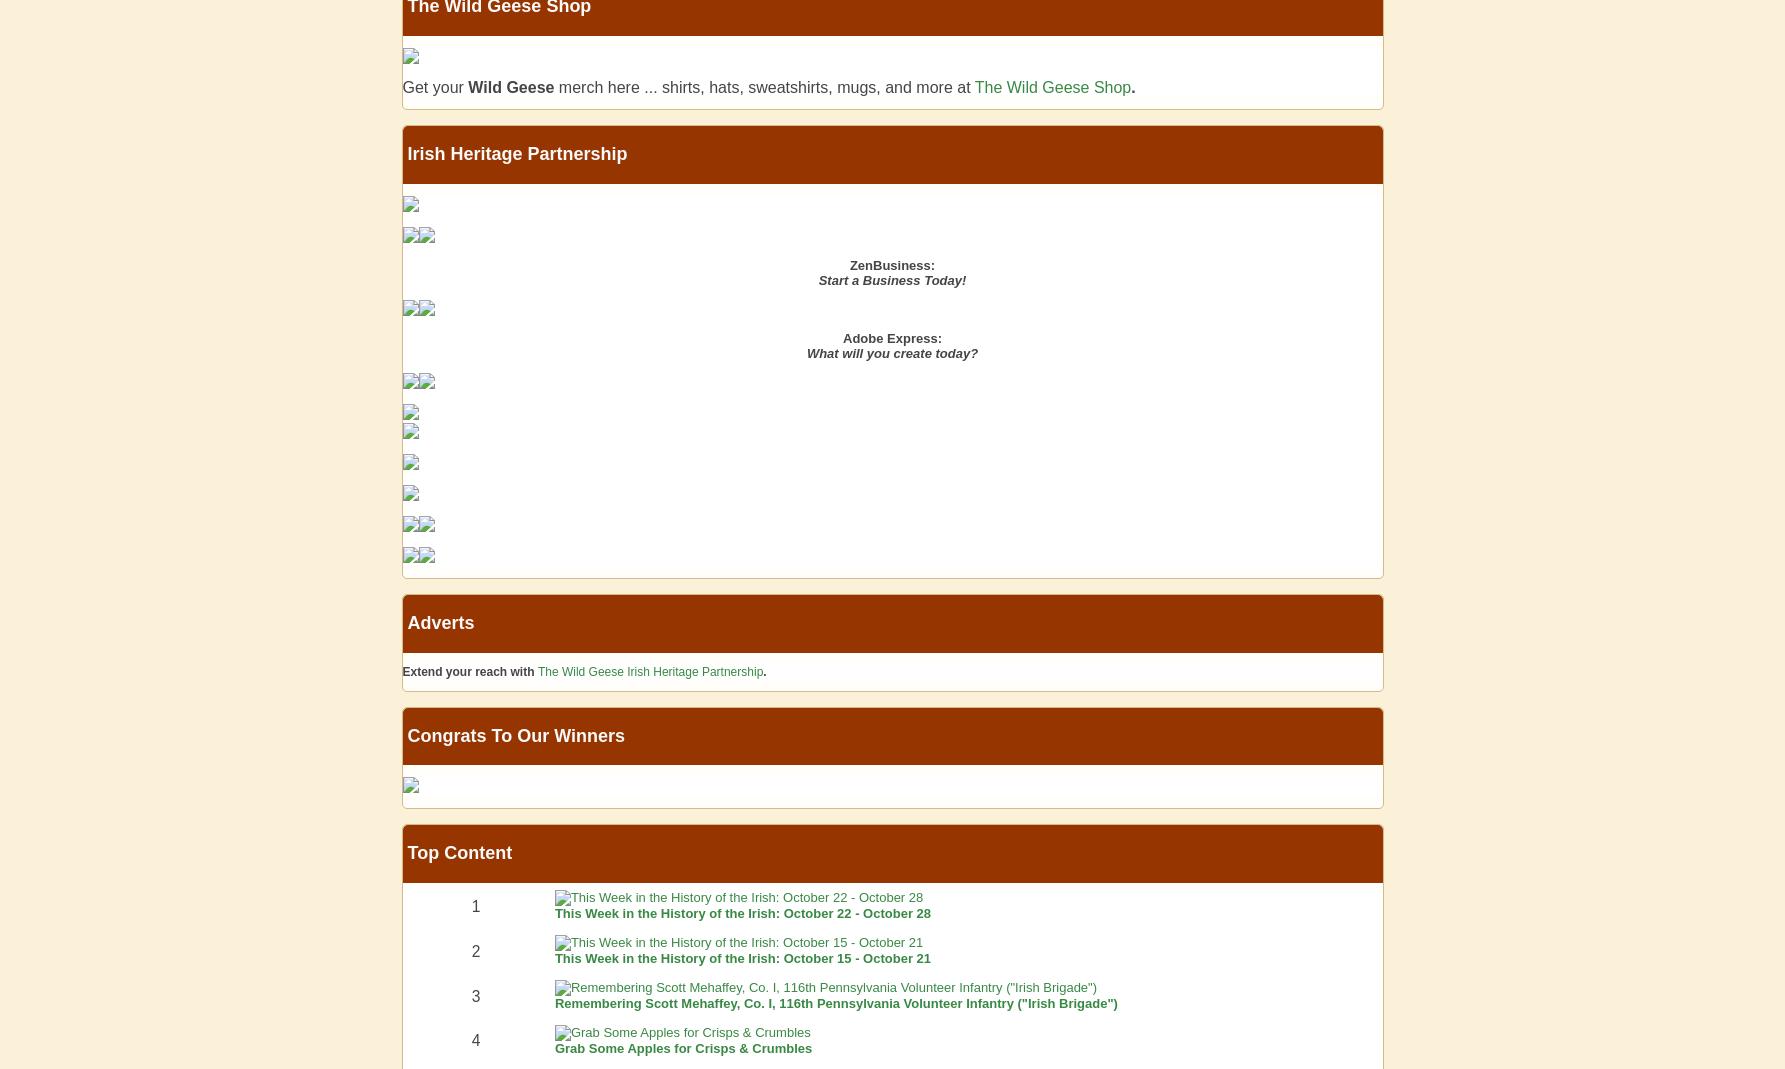  Describe the element at coordinates (458, 852) in the screenshot. I see `'Top Content'` at that location.